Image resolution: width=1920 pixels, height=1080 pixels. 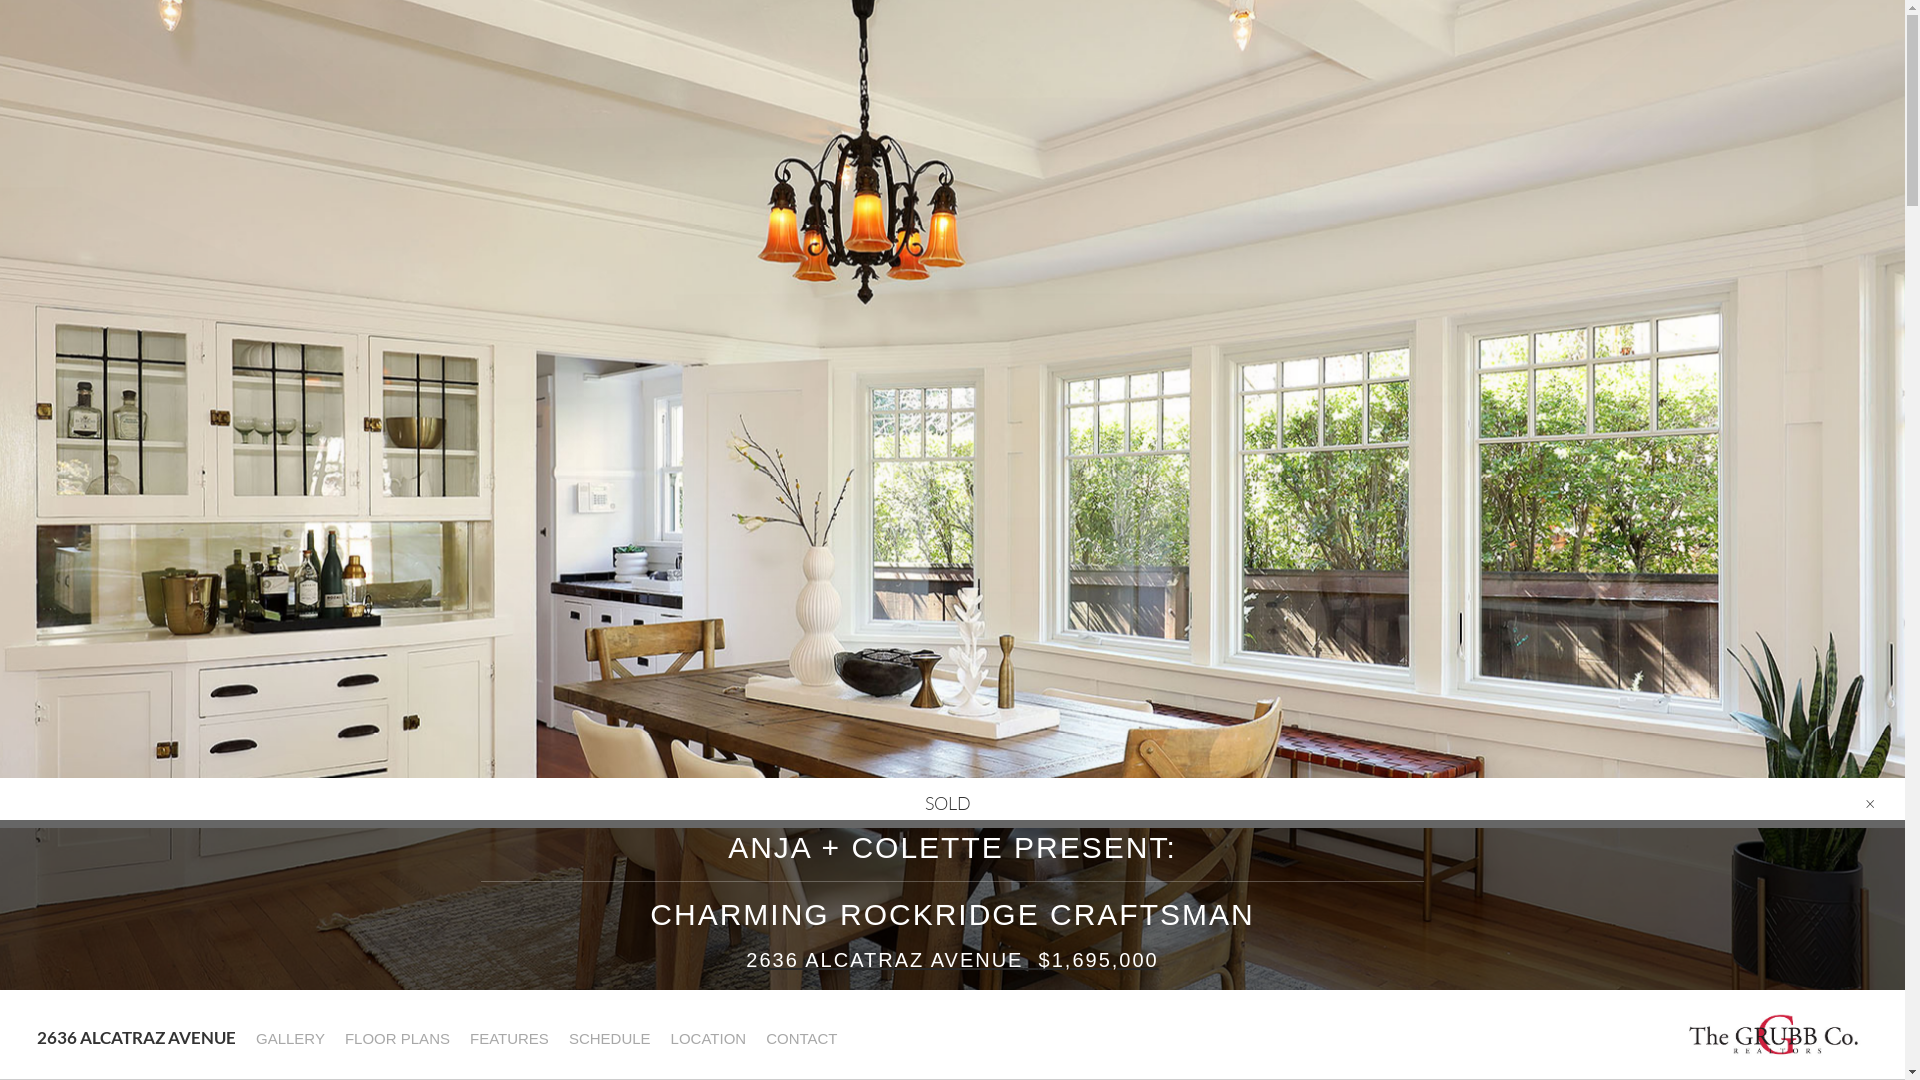 What do you see at coordinates (951, 959) in the screenshot?
I see `'2636 ALCATRAZ AVENUE  $1,695,000'` at bounding box center [951, 959].